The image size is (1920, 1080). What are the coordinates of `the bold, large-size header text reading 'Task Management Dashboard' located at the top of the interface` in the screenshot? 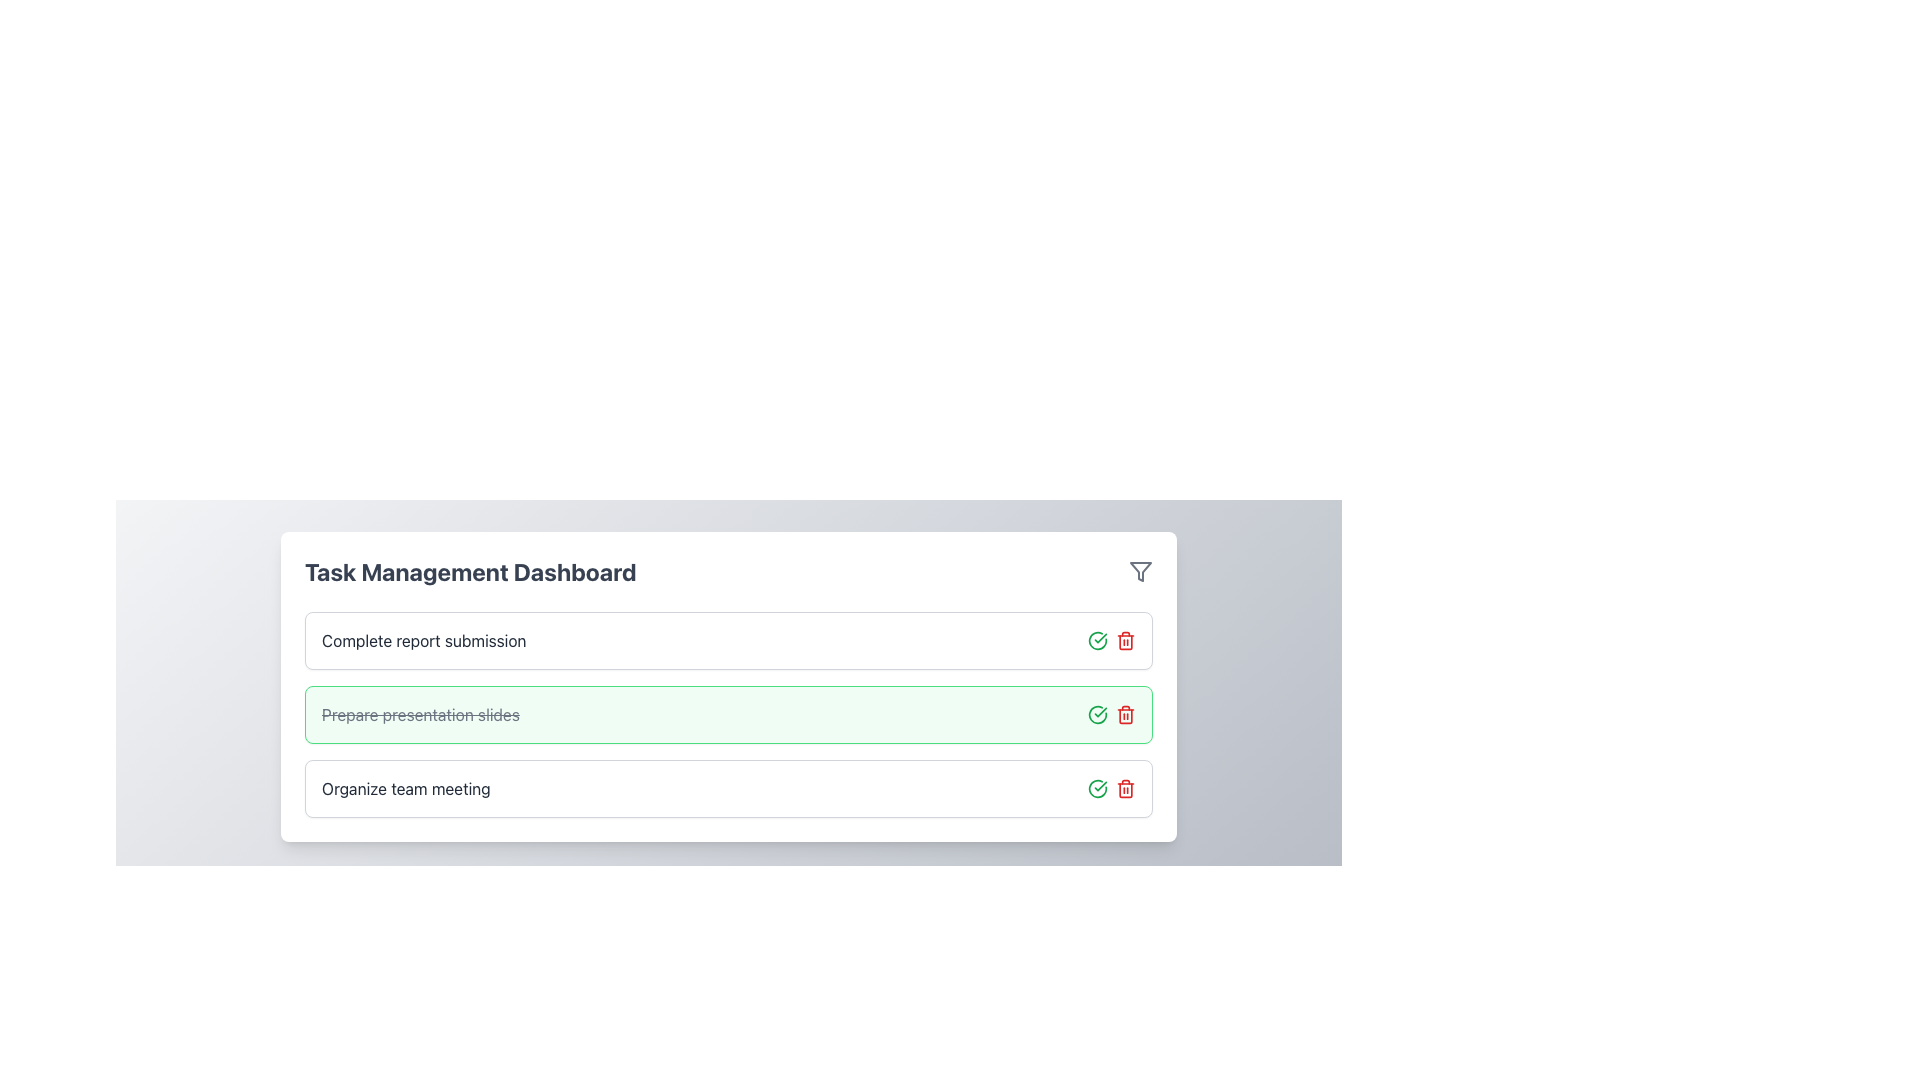 It's located at (469, 571).